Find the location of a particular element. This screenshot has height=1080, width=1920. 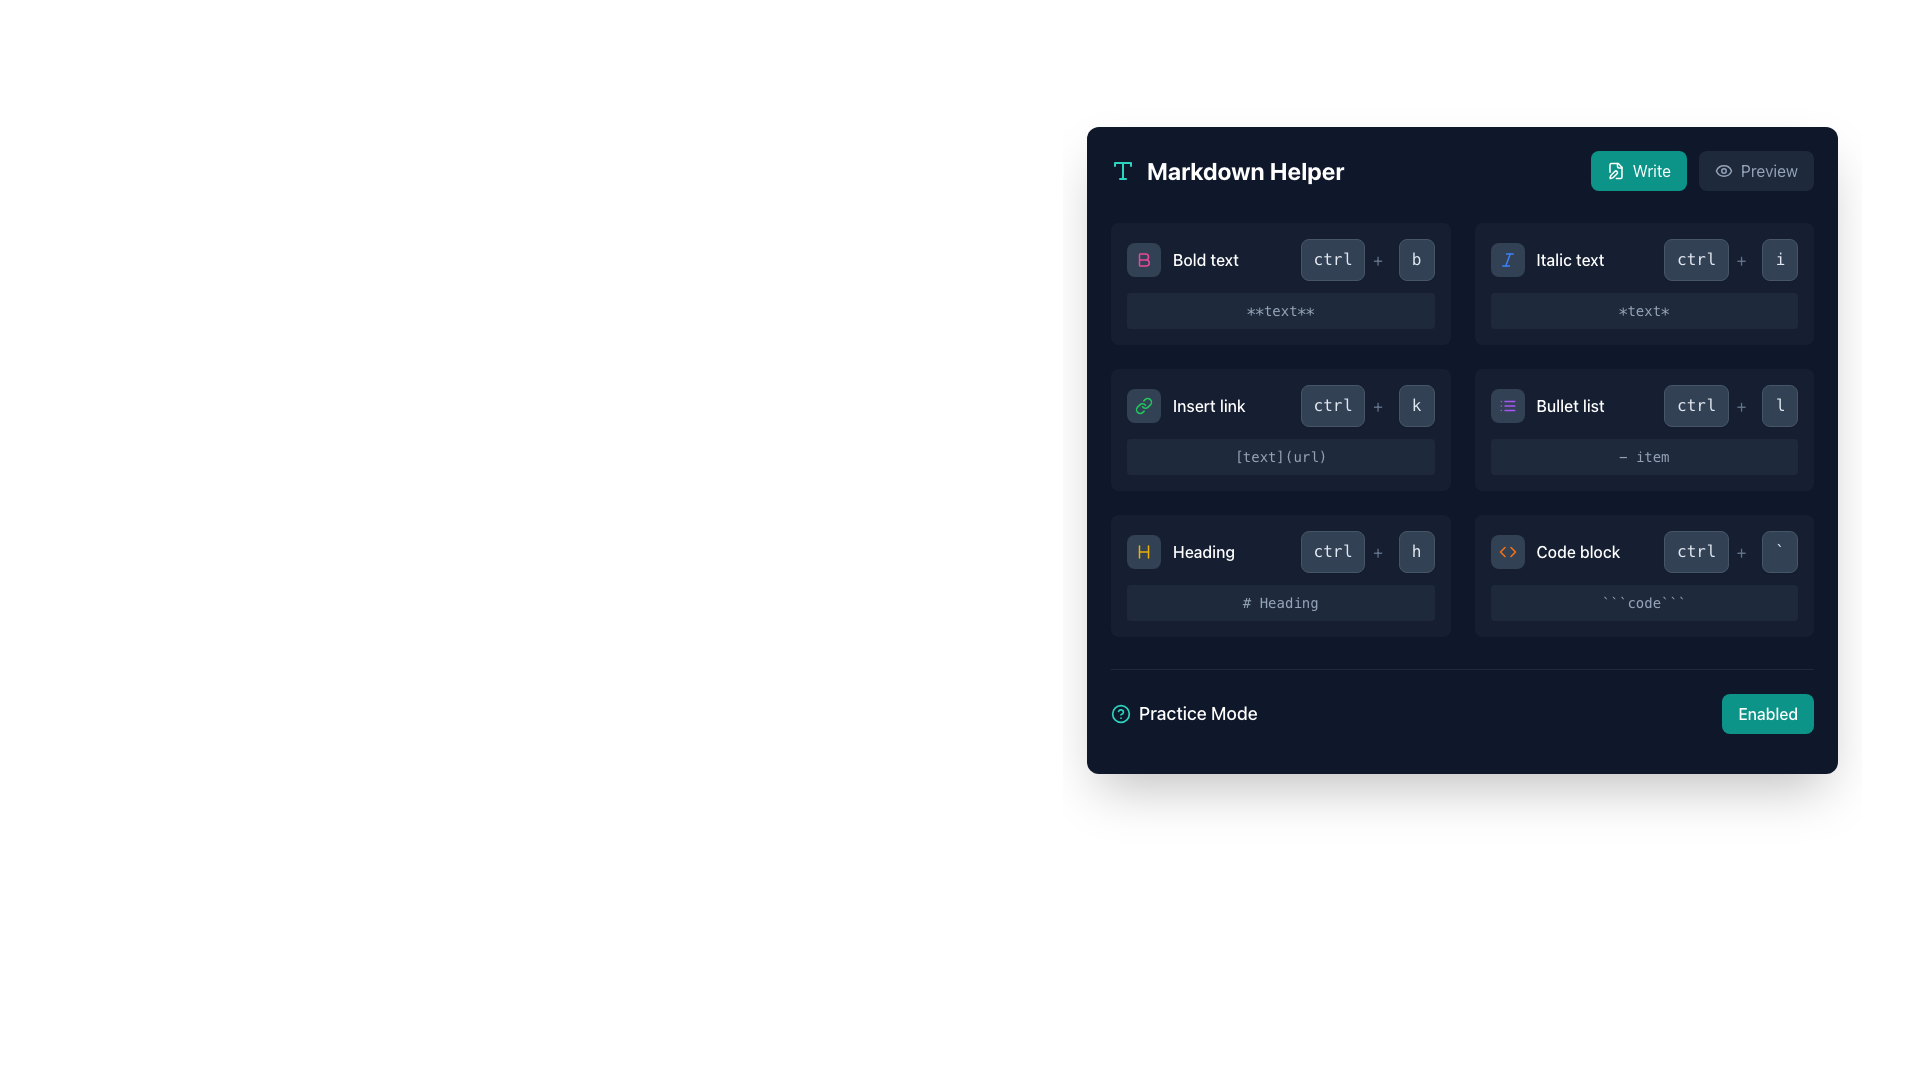

the circular element within the SVG icon located in the bottom-right corner of the UI, near the 'Practice Mode' toggle is located at coordinates (1121, 712).